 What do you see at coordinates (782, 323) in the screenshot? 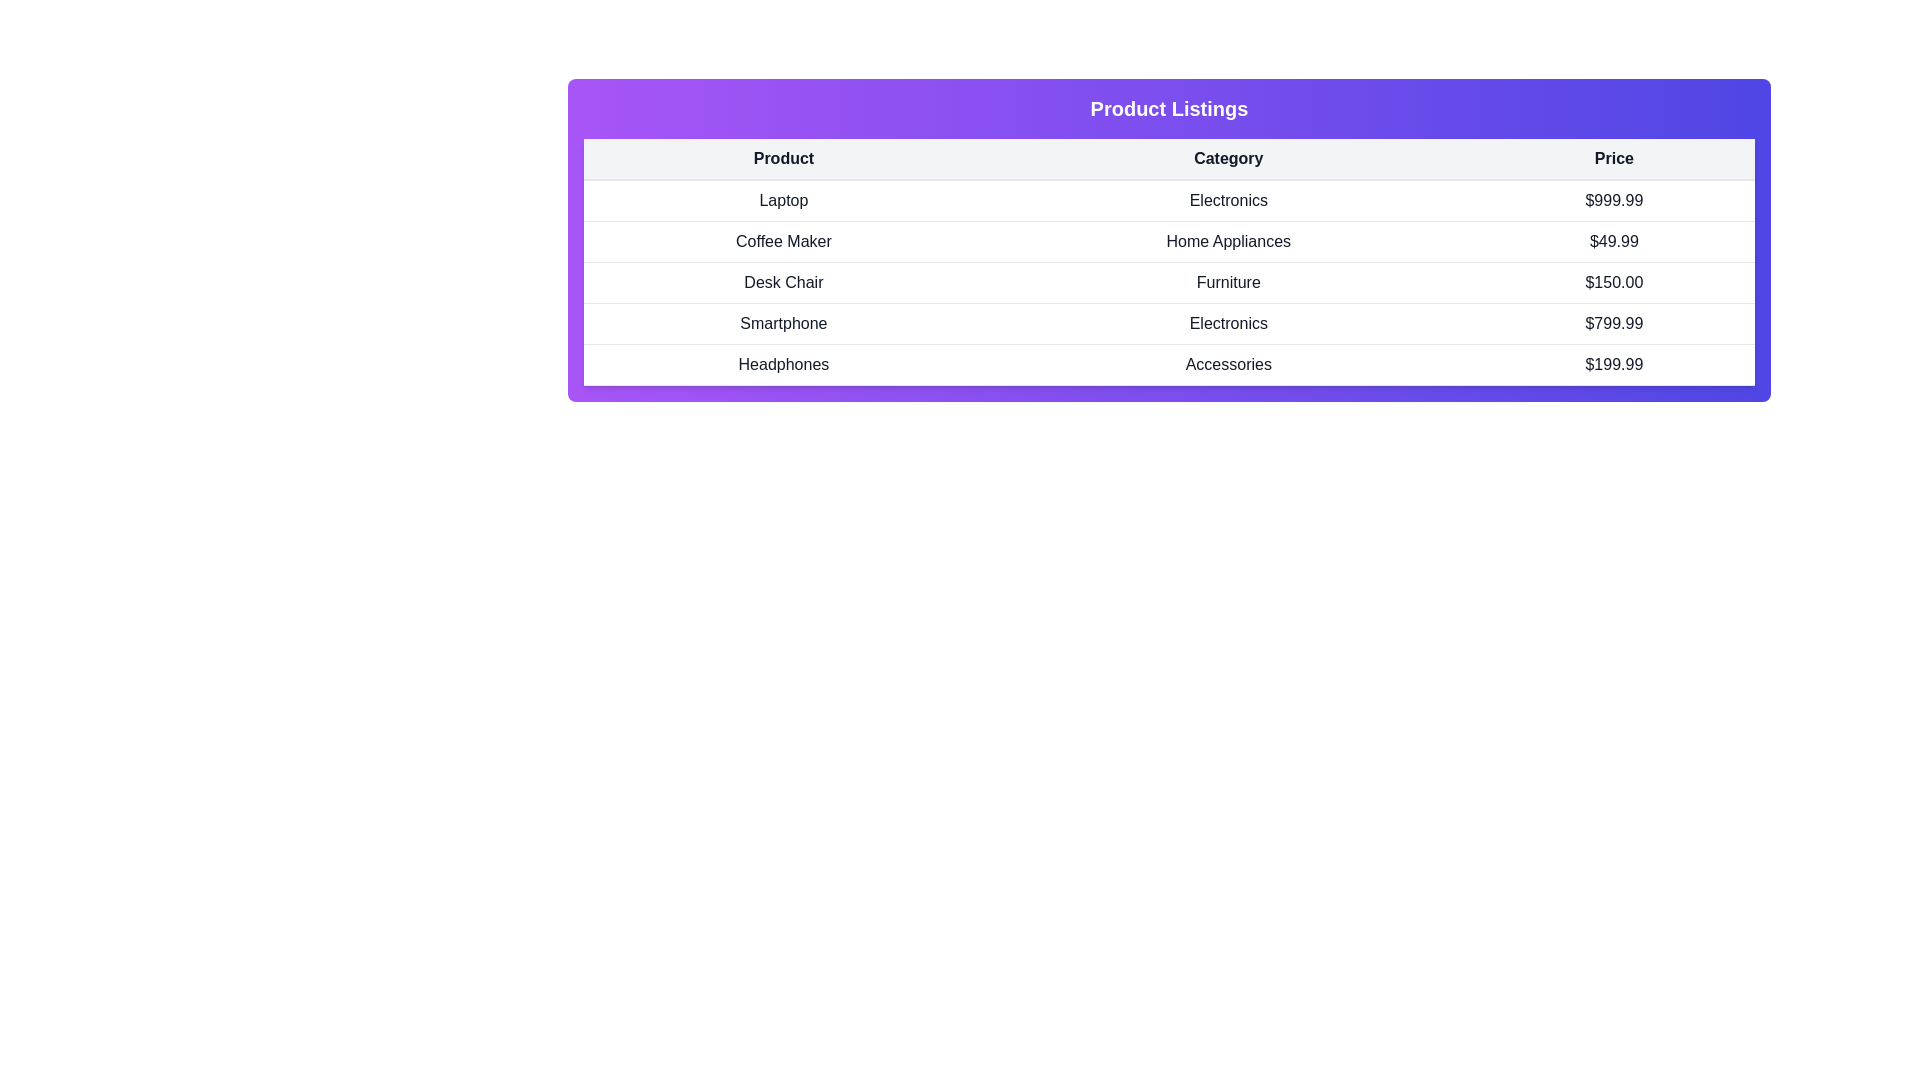
I see `the product name text label located in the fourth row of the table under the 'Product' column` at bounding box center [782, 323].